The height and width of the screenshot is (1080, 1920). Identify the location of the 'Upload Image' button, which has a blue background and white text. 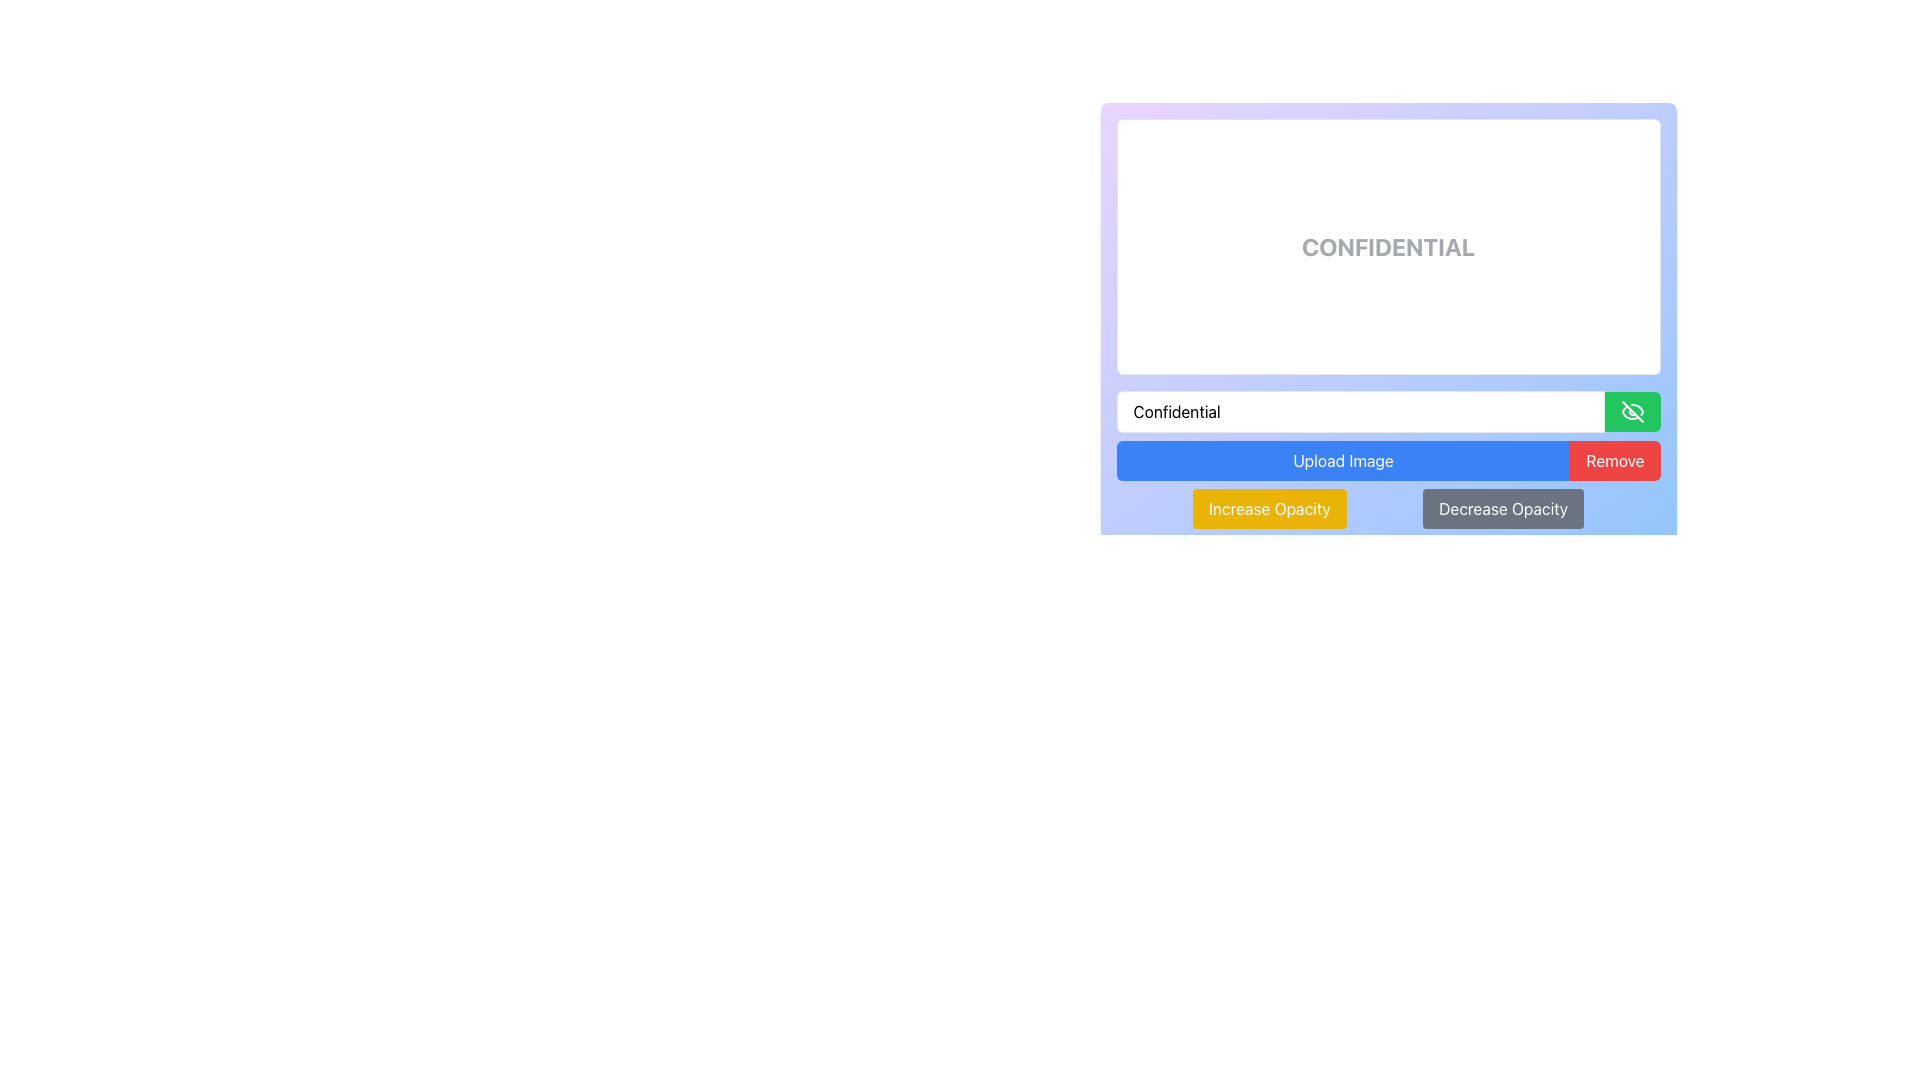
(1387, 461).